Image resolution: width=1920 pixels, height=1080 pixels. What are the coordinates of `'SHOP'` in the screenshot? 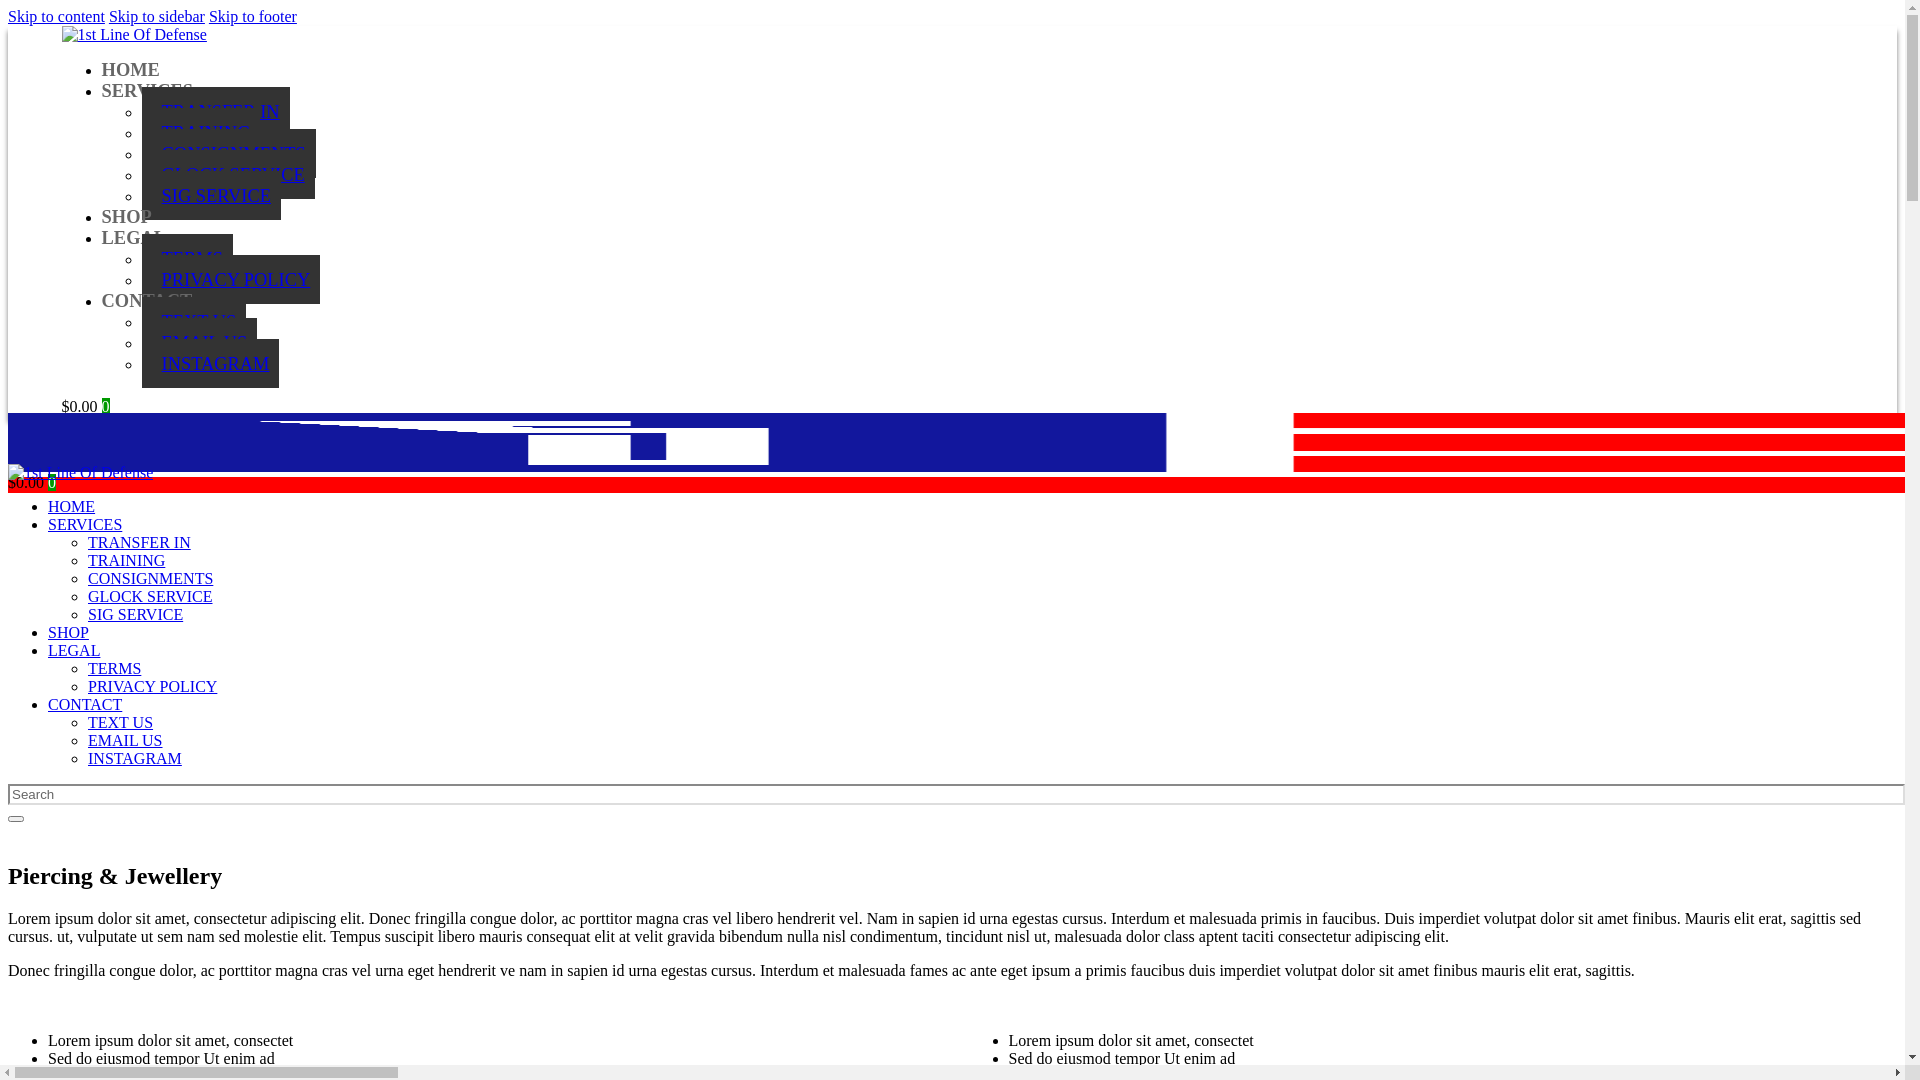 It's located at (125, 216).